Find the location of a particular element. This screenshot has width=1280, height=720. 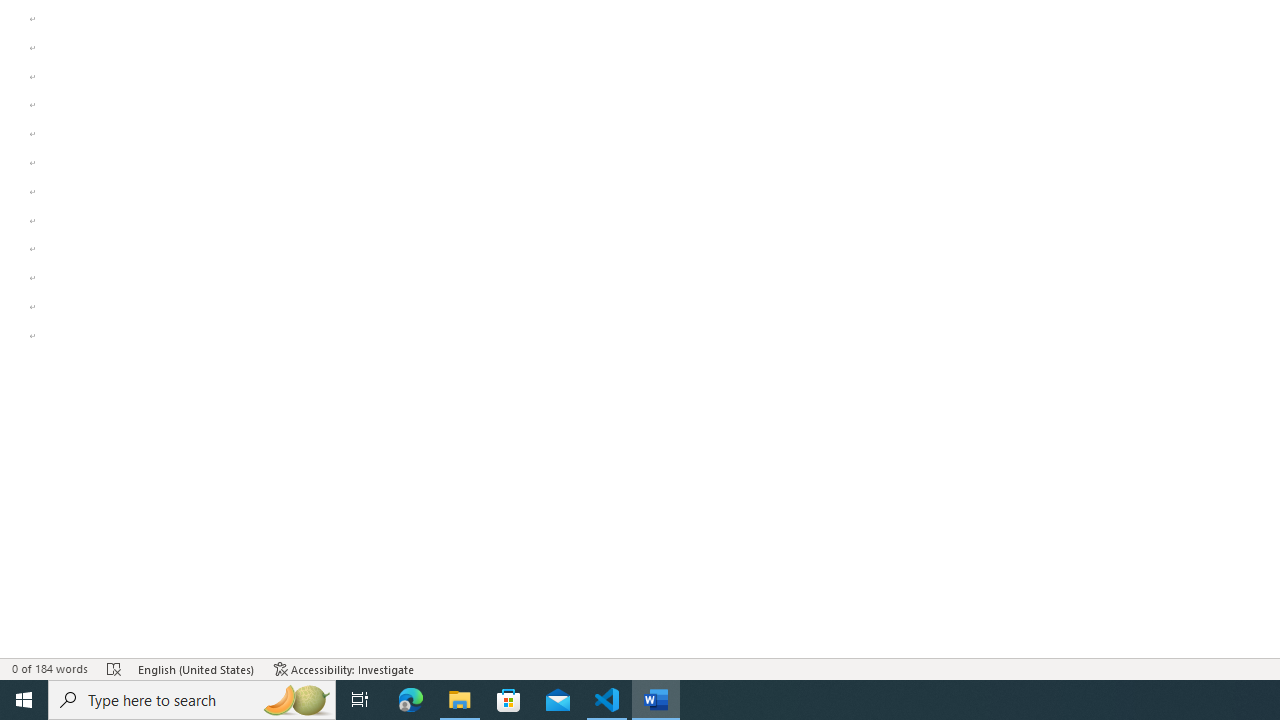

'Start' is located at coordinates (24, 698).